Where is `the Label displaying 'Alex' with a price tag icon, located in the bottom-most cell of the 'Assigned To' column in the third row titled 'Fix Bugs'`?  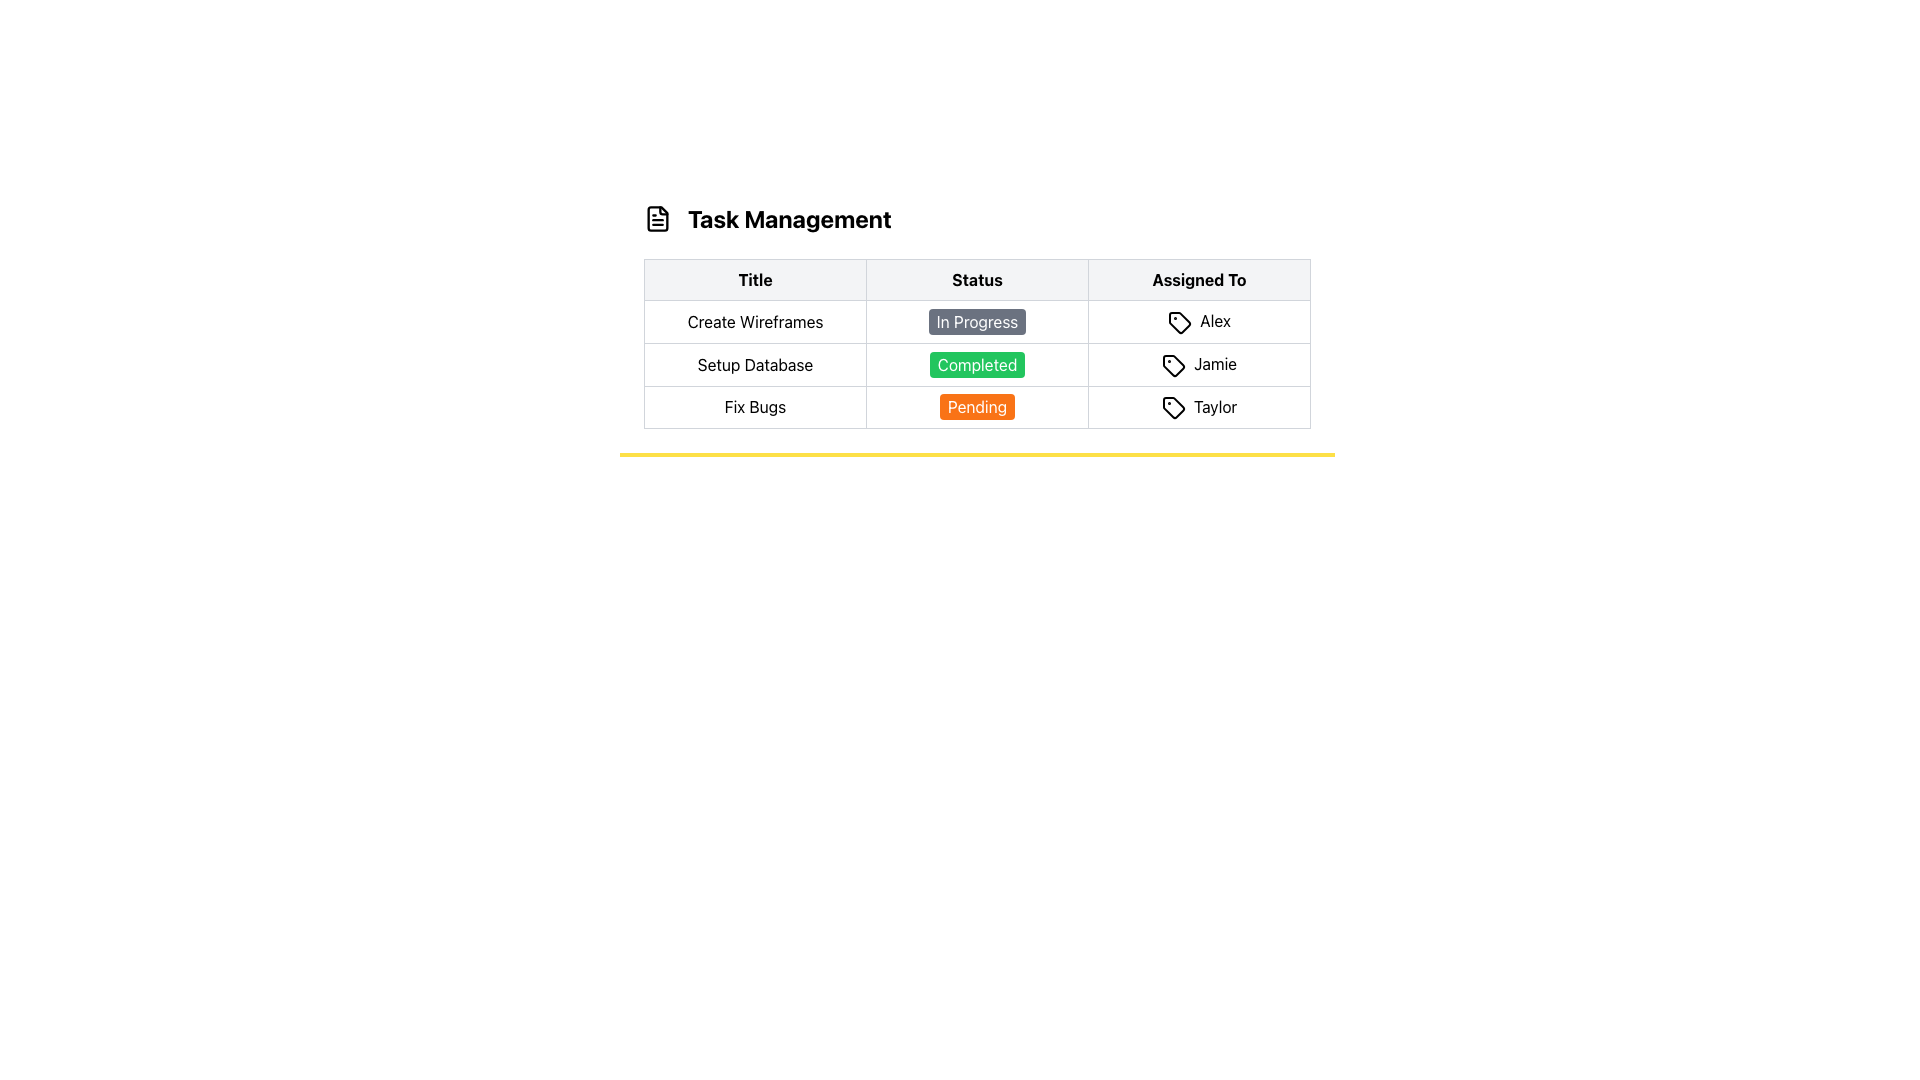
the Label displaying 'Alex' with a price tag icon, located in the bottom-most cell of the 'Assigned To' column in the third row titled 'Fix Bugs' is located at coordinates (1199, 320).